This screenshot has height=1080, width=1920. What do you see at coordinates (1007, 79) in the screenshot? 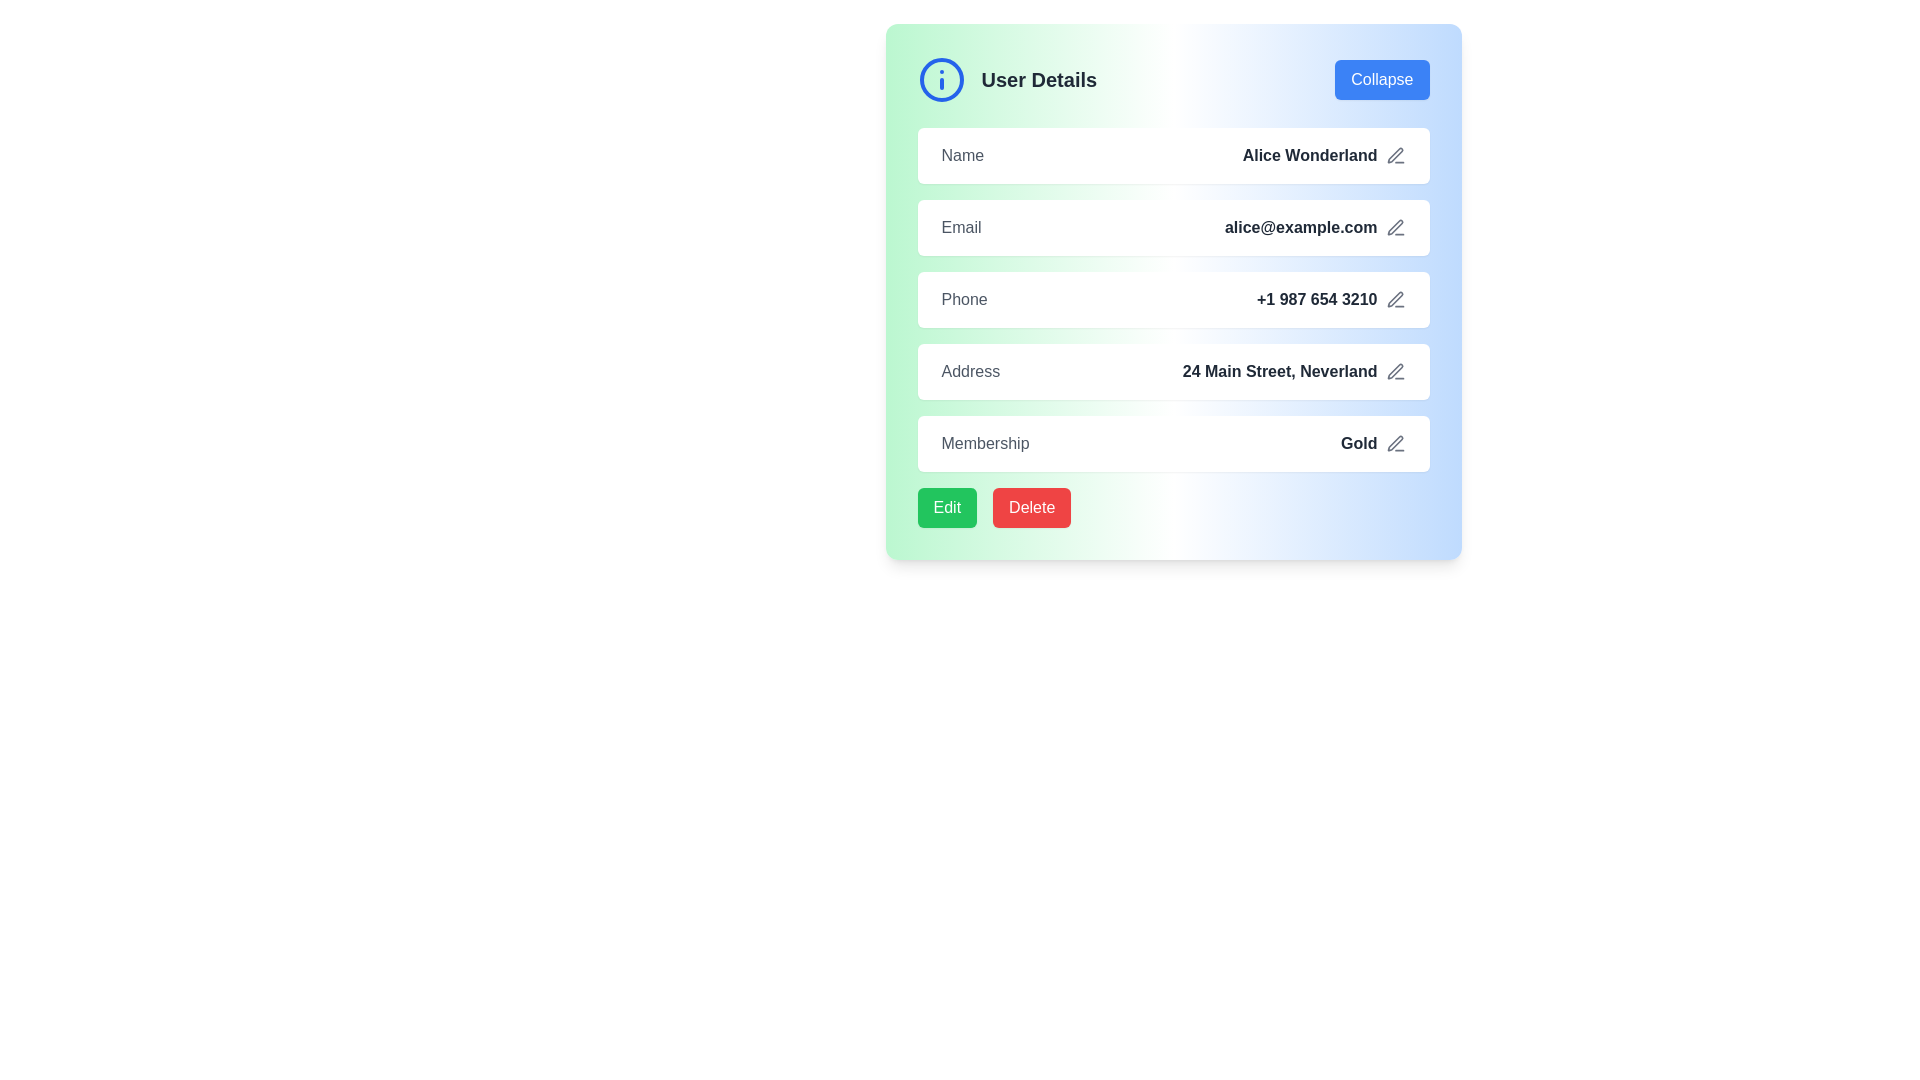
I see `the 'User Details' label with a circular information icon, which is positioned at the top-left corner inside a header box, adjacent to the 'Collapse' button` at bounding box center [1007, 79].